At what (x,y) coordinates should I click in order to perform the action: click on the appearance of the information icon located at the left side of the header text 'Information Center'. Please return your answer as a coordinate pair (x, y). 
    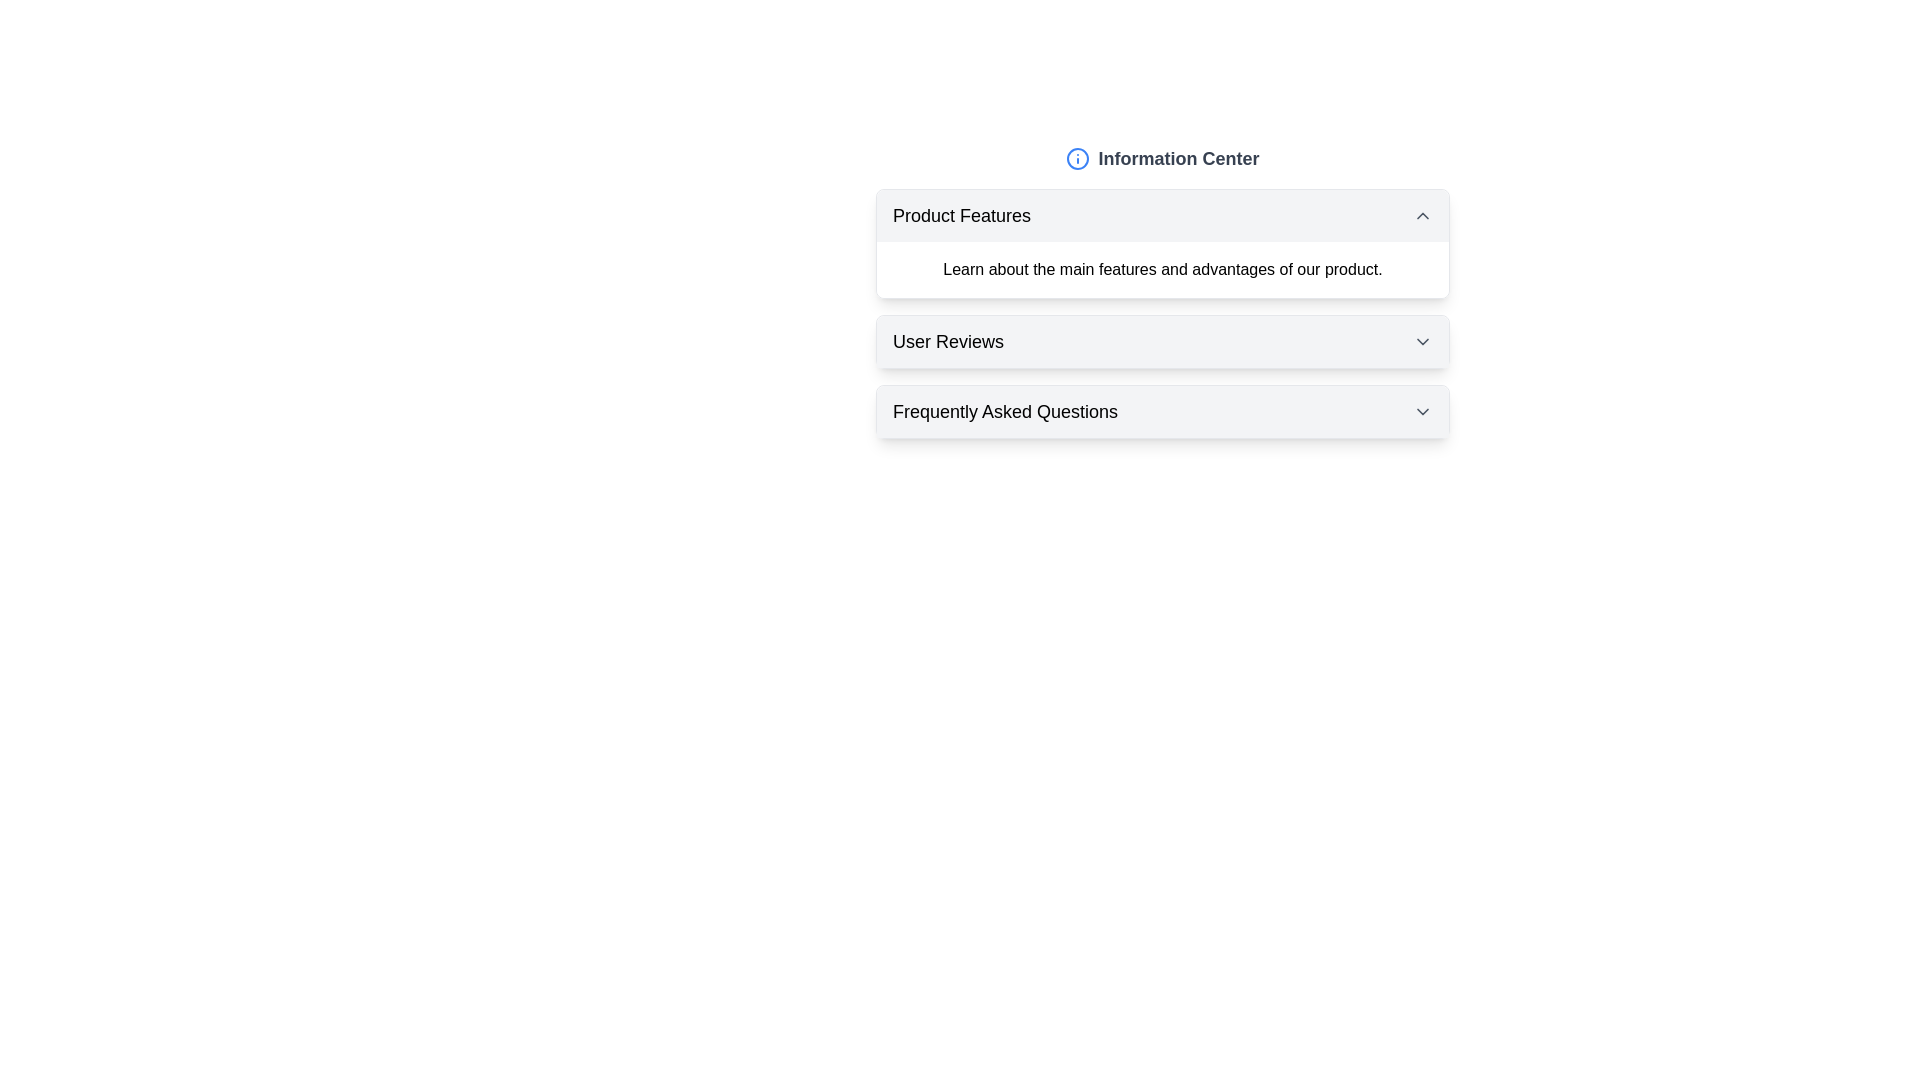
    Looking at the image, I should click on (1077, 157).